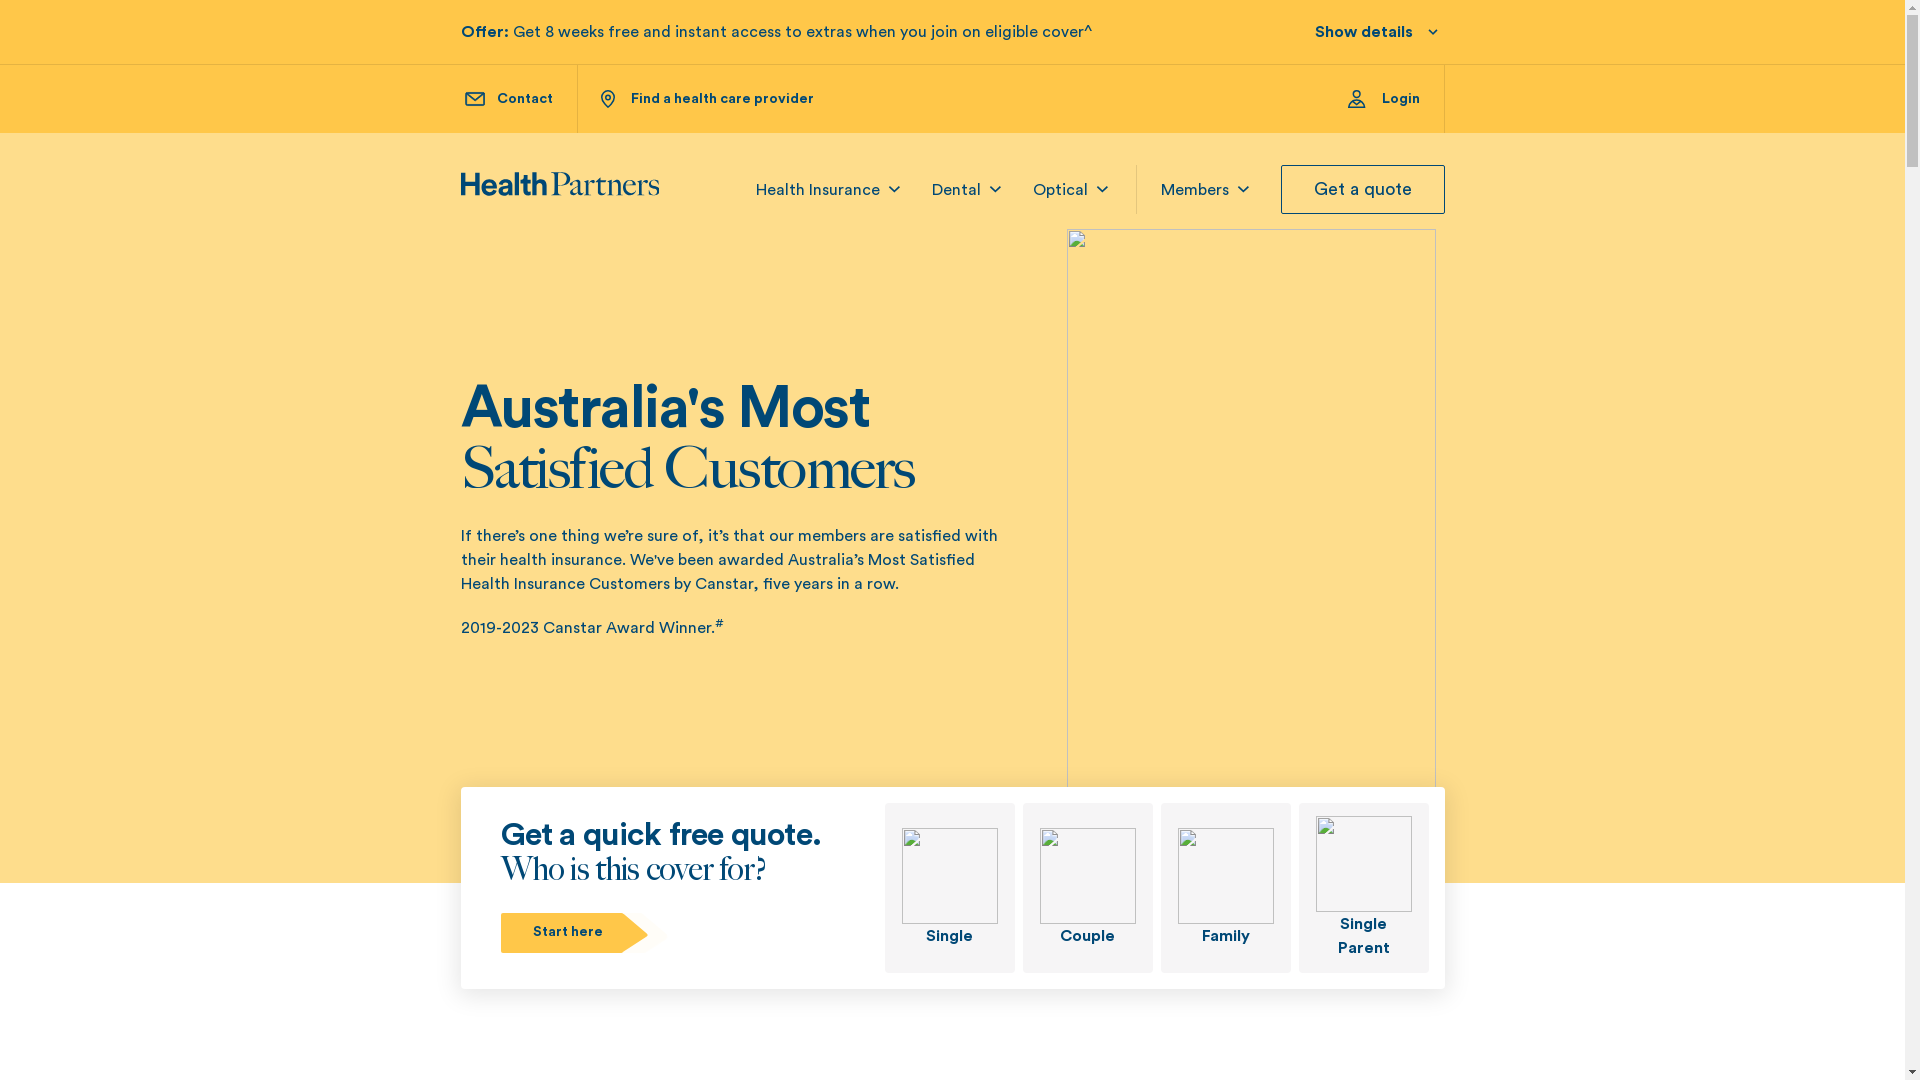 The image size is (1920, 1080). What do you see at coordinates (1085, 886) in the screenshot?
I see `'Couple'` at bounding box center [1085, 886].